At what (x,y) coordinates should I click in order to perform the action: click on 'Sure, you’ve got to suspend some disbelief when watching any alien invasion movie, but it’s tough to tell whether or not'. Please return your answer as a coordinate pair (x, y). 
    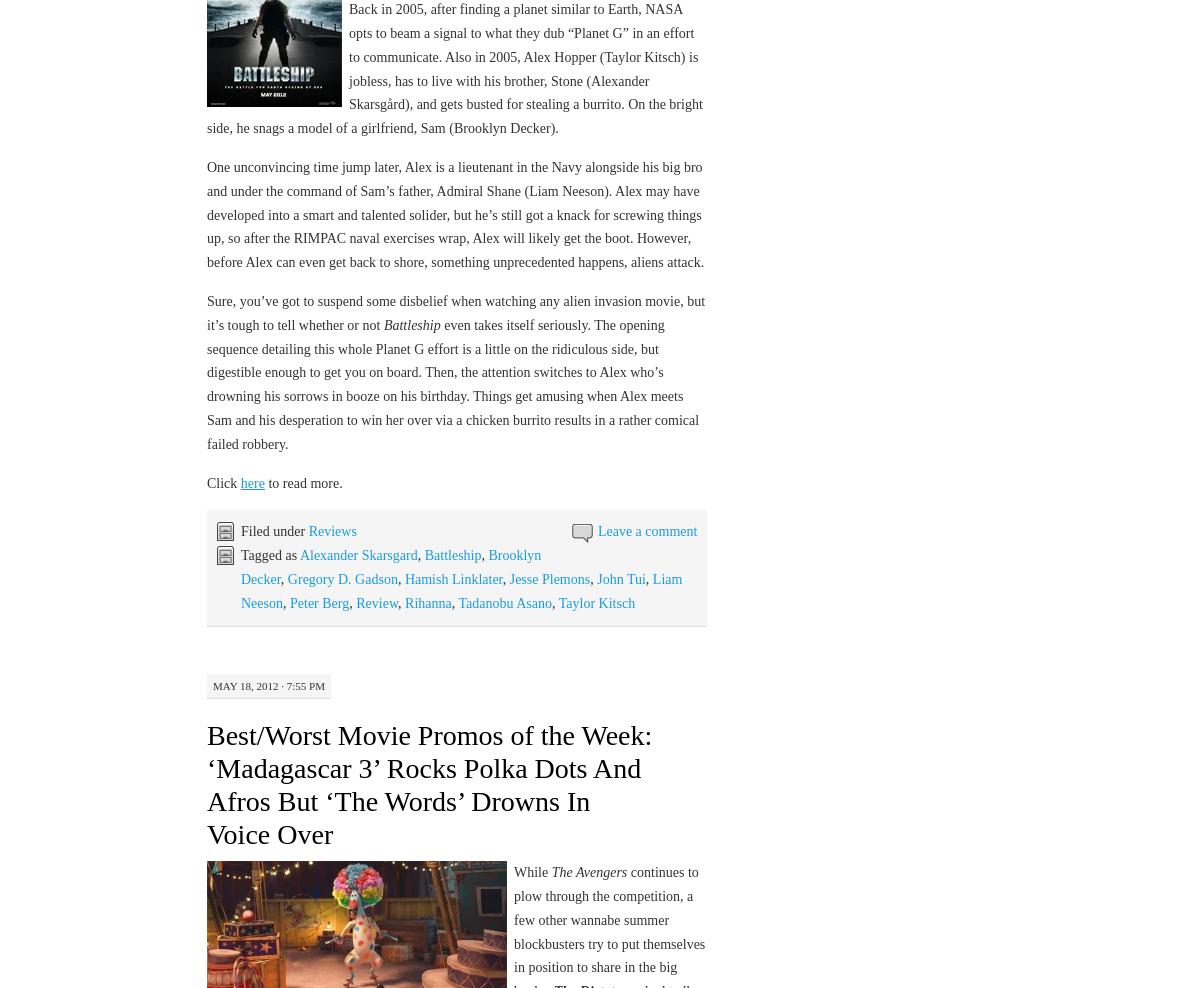
    Looking at the image, I should click on (454, 312).